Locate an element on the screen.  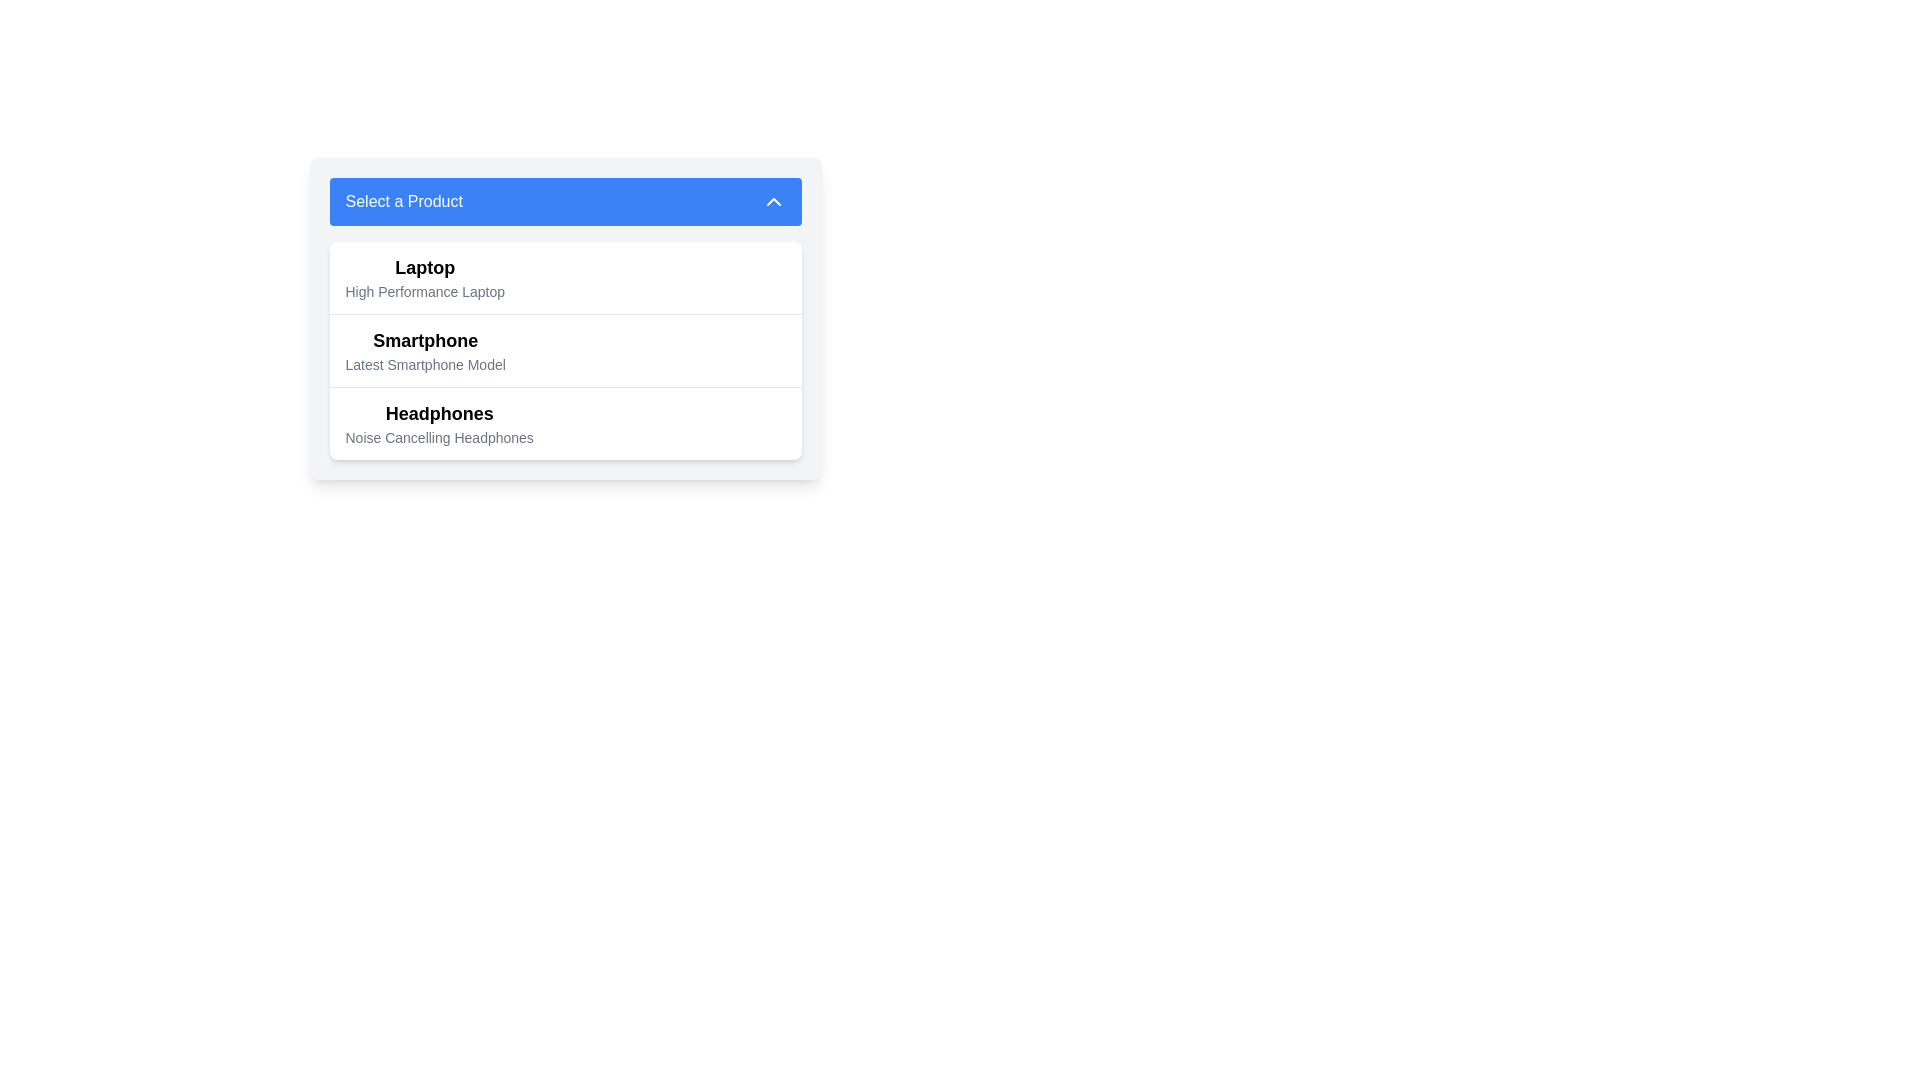
text from the first item in the product category list under the heading 'Select a Product', which provides information about Laptops is located at coordinates (424, 277).